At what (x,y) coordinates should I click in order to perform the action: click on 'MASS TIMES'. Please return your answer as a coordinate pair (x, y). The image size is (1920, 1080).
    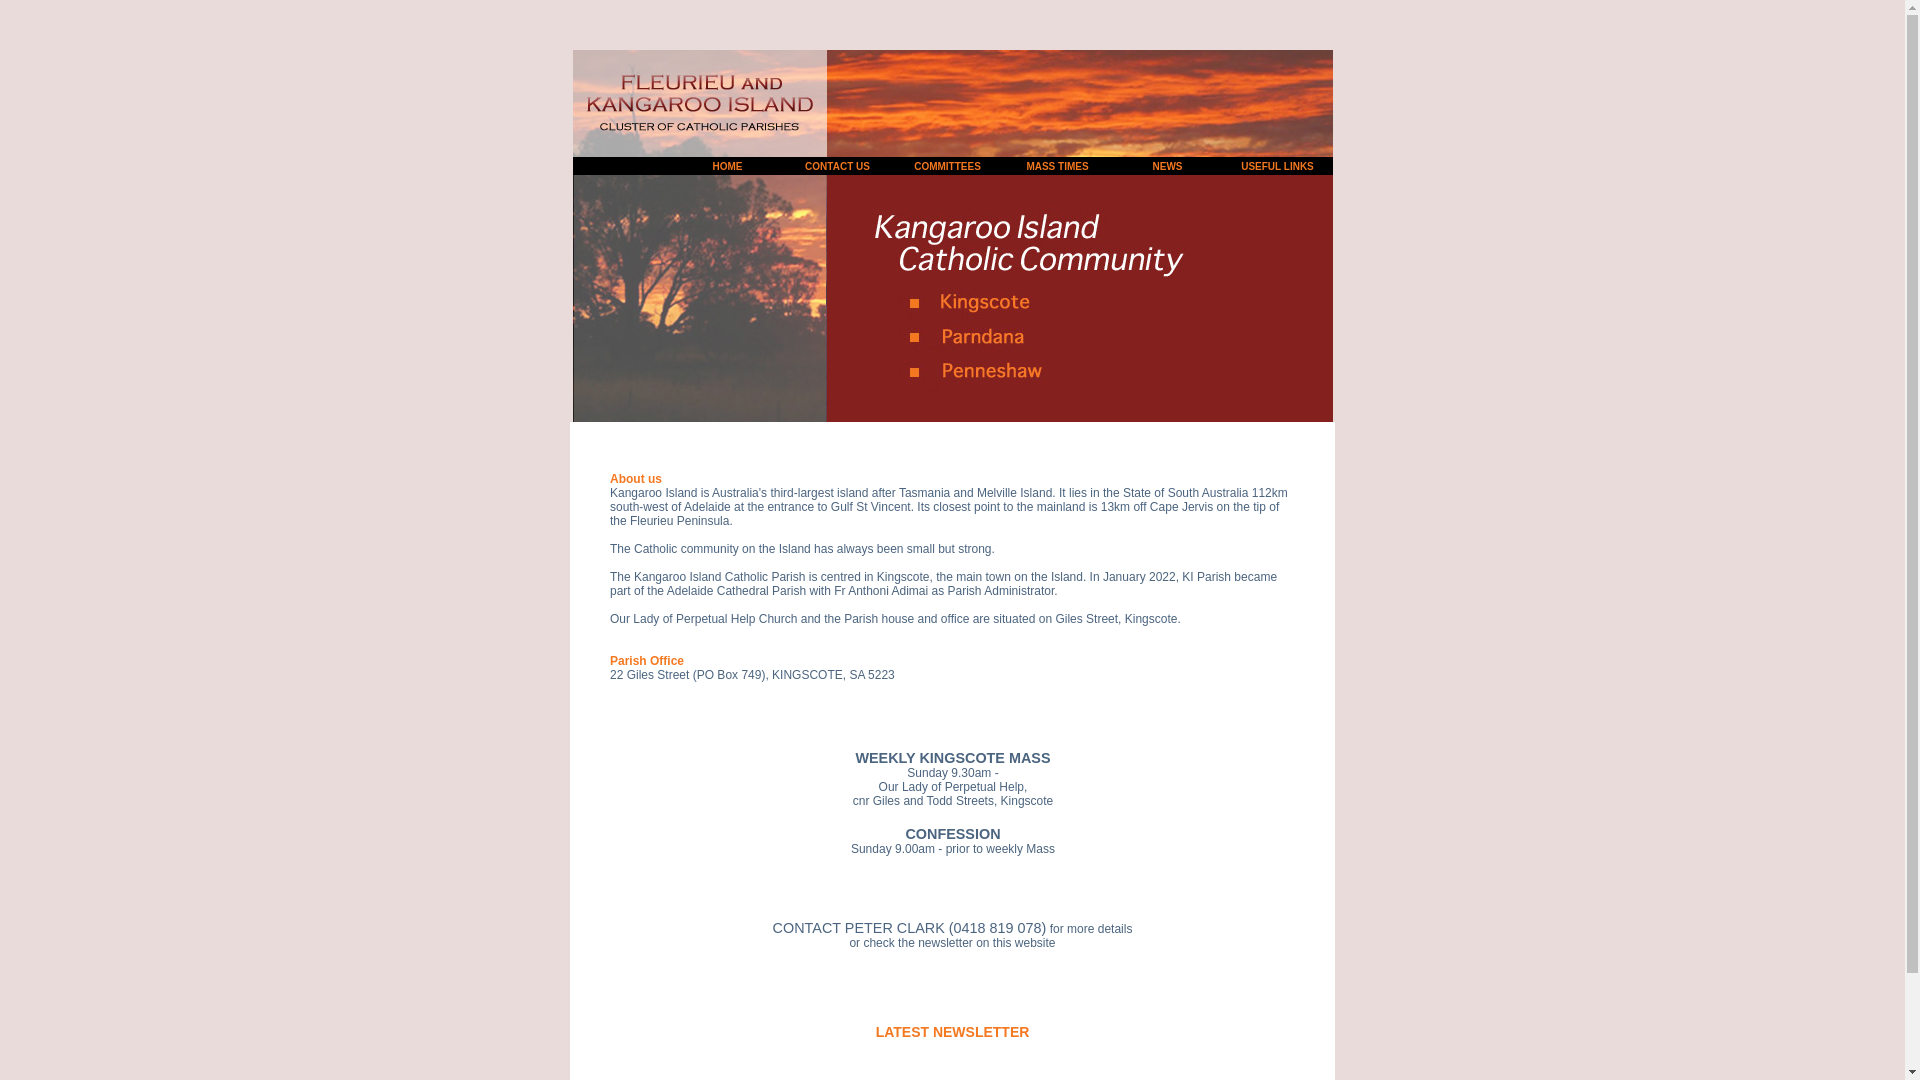
    Looking at the image, I should click on (1026, 164).